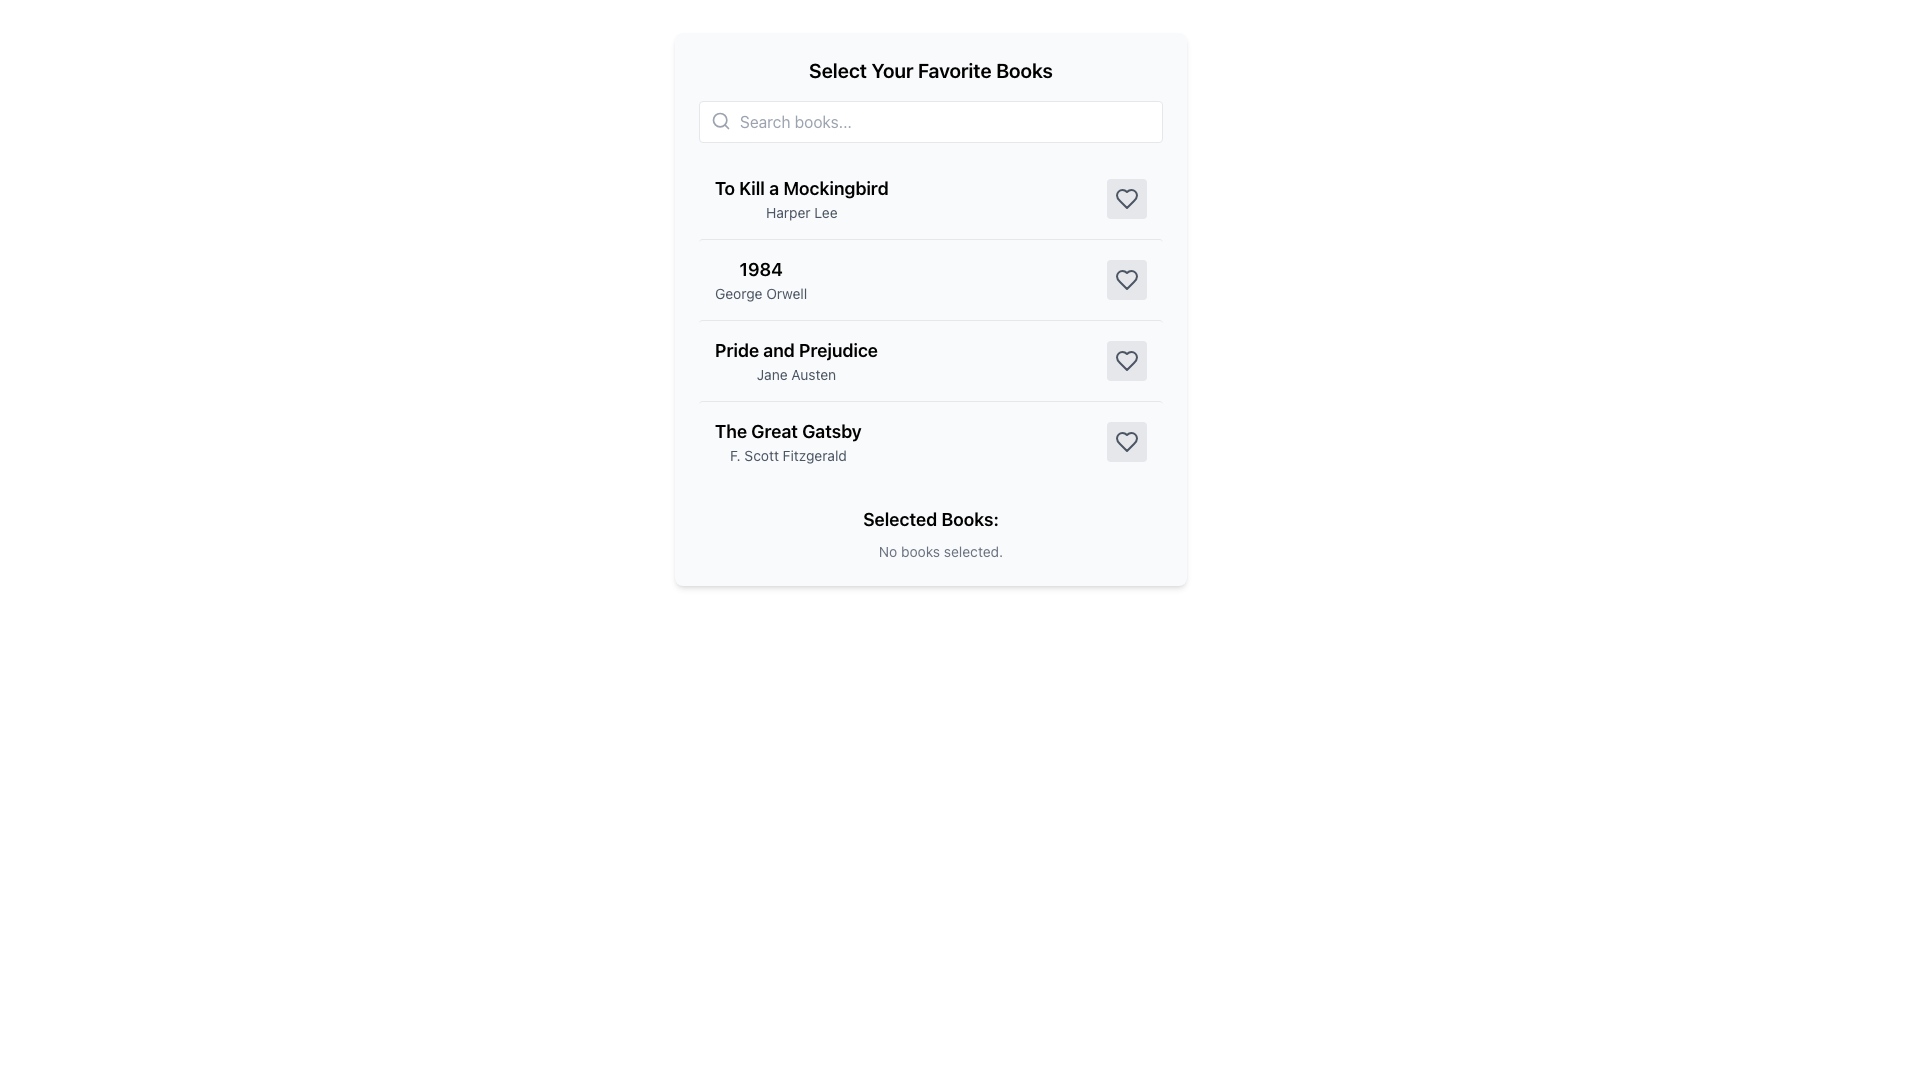 The image size is (1920, 1080). Describe the element at coordinates (795, 361) in the screenshot. I see `the Text Block displaying 'Pride and Prejudice' by Jane Austen located in the third position of the book list` at that location.